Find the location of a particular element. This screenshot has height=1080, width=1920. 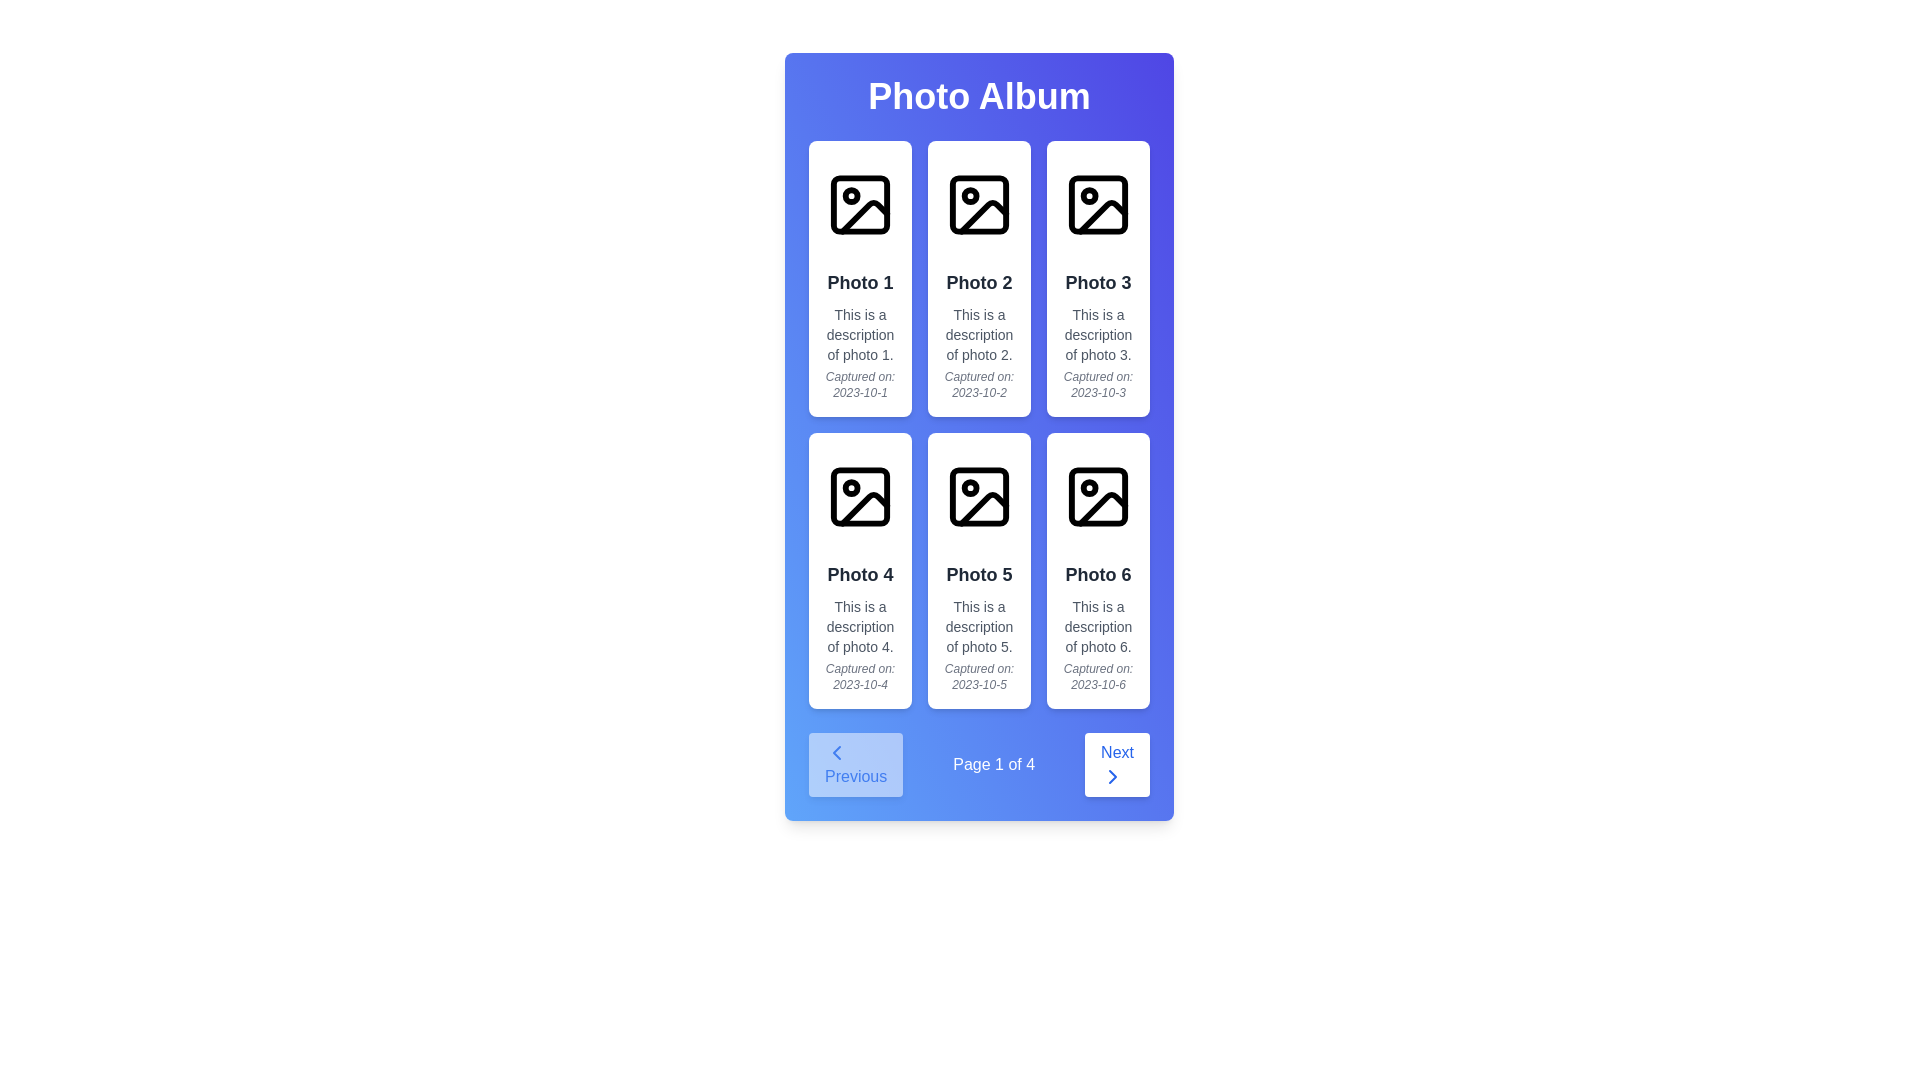

the photo icon, which is a graphical representation of a photo with rounded corners and a central circle located in the bottom-right corner of the 3x2 grid labeled 'Photo 6' is located at coordinates (1097, 496).